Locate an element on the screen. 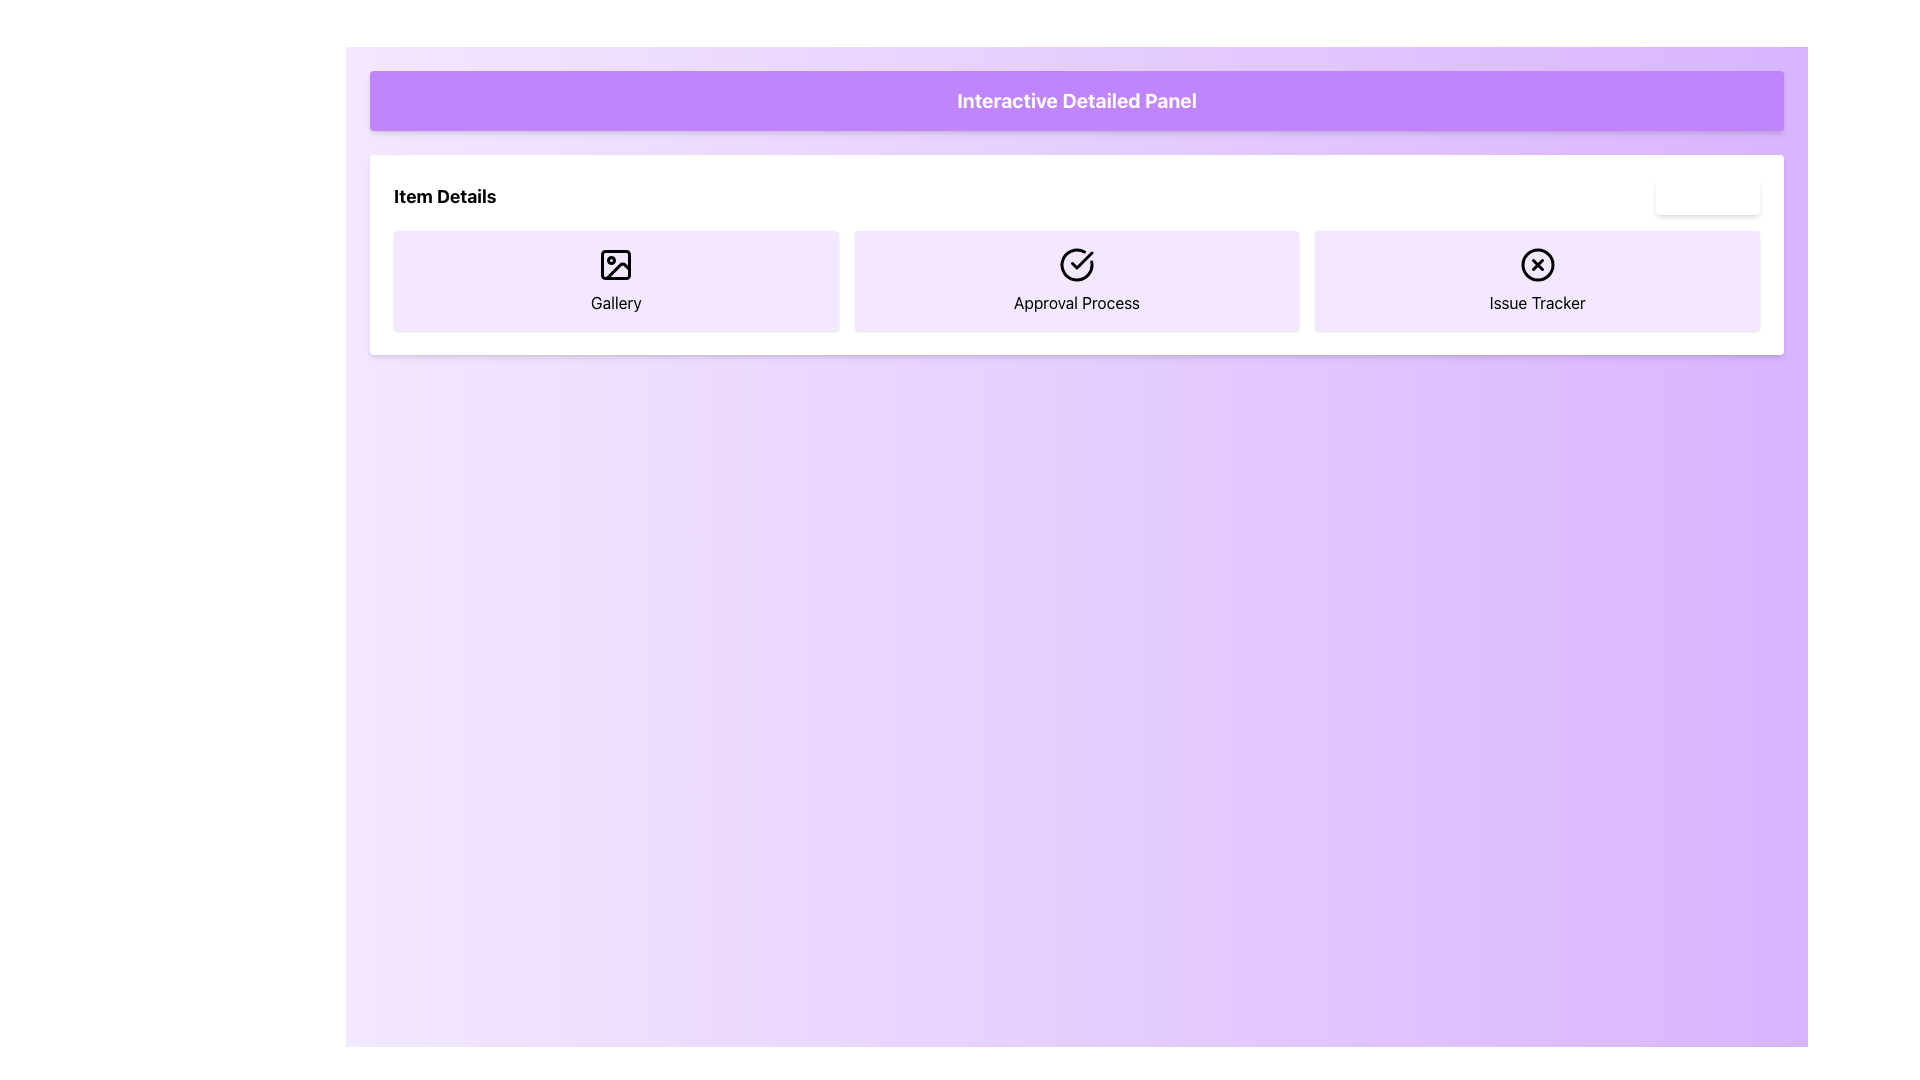  the closure icon within the 'Issue Tracker' button, located on the right side of the section below the 'Interactive Detailed Panel' header is located at coordinates (1536, 264).